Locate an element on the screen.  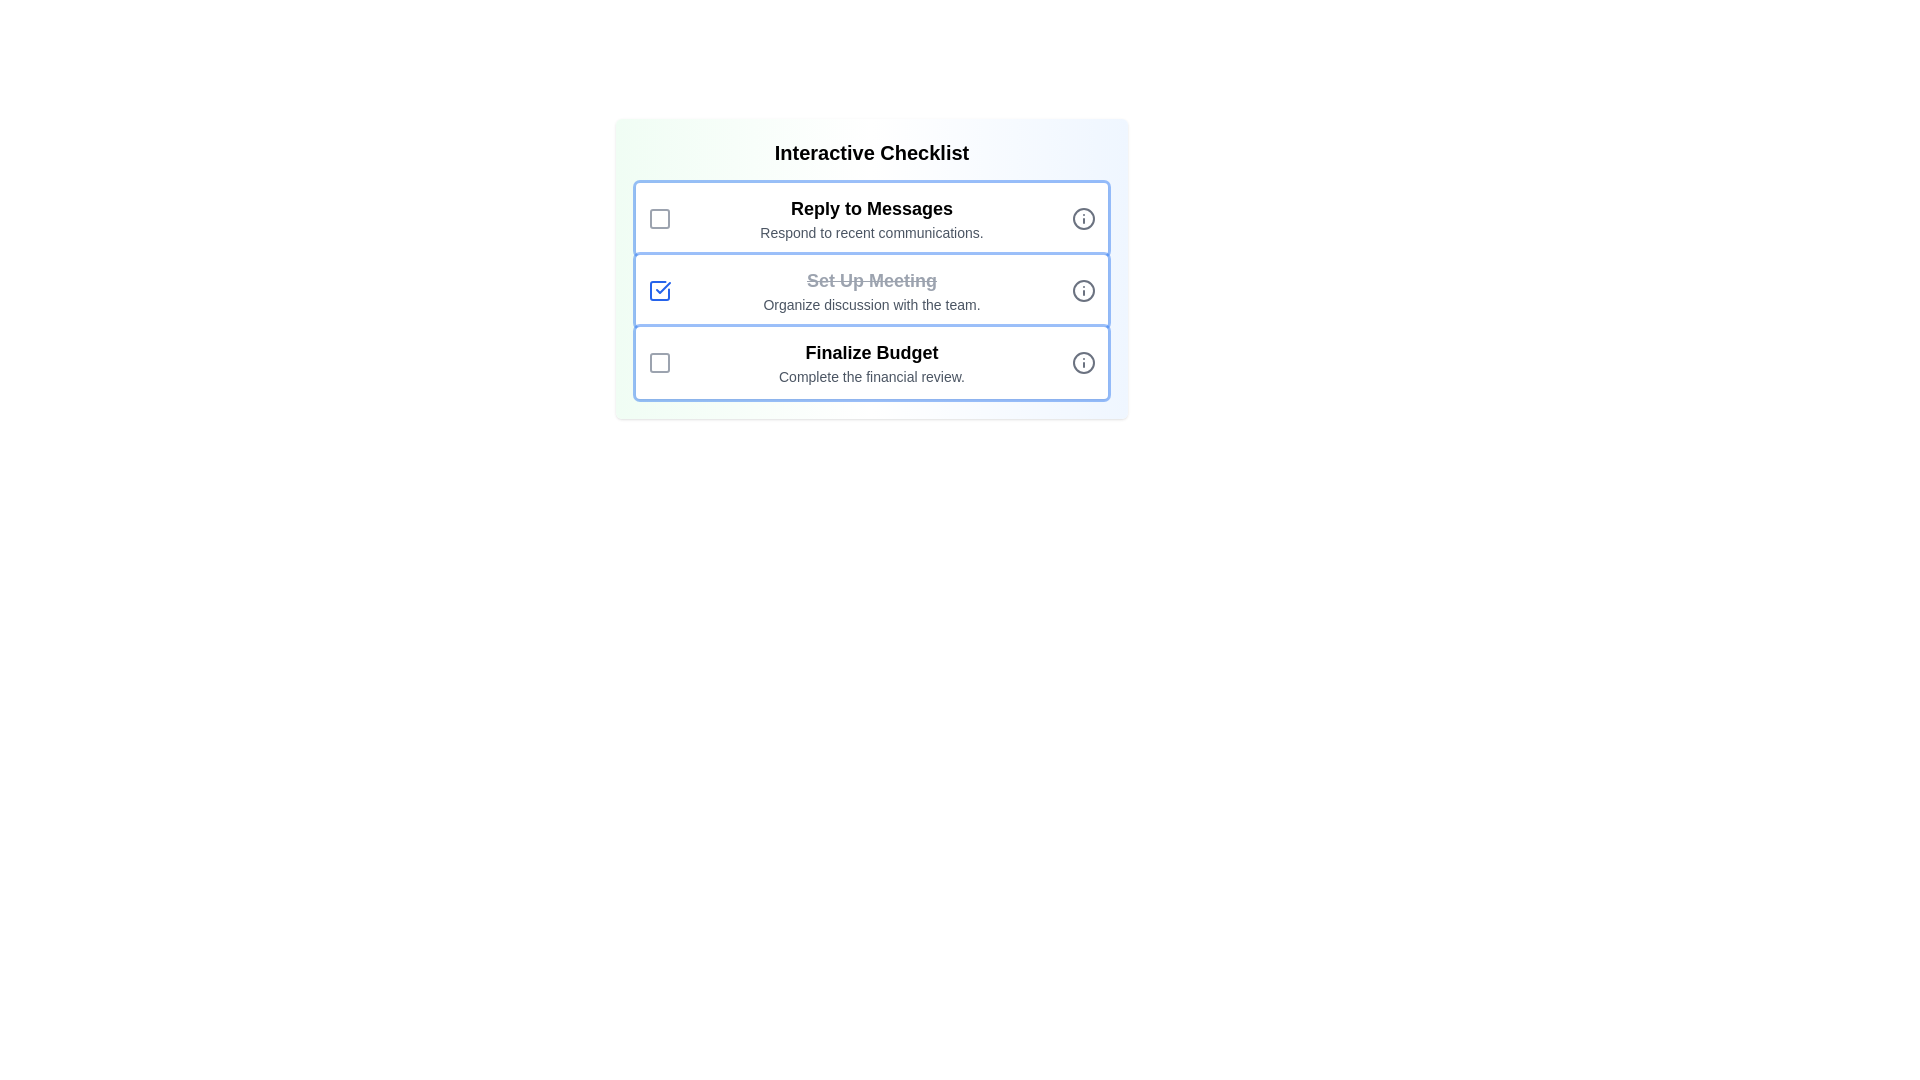
the information icon next to the task Finalize Budget is located at coordinates (1083, 362).